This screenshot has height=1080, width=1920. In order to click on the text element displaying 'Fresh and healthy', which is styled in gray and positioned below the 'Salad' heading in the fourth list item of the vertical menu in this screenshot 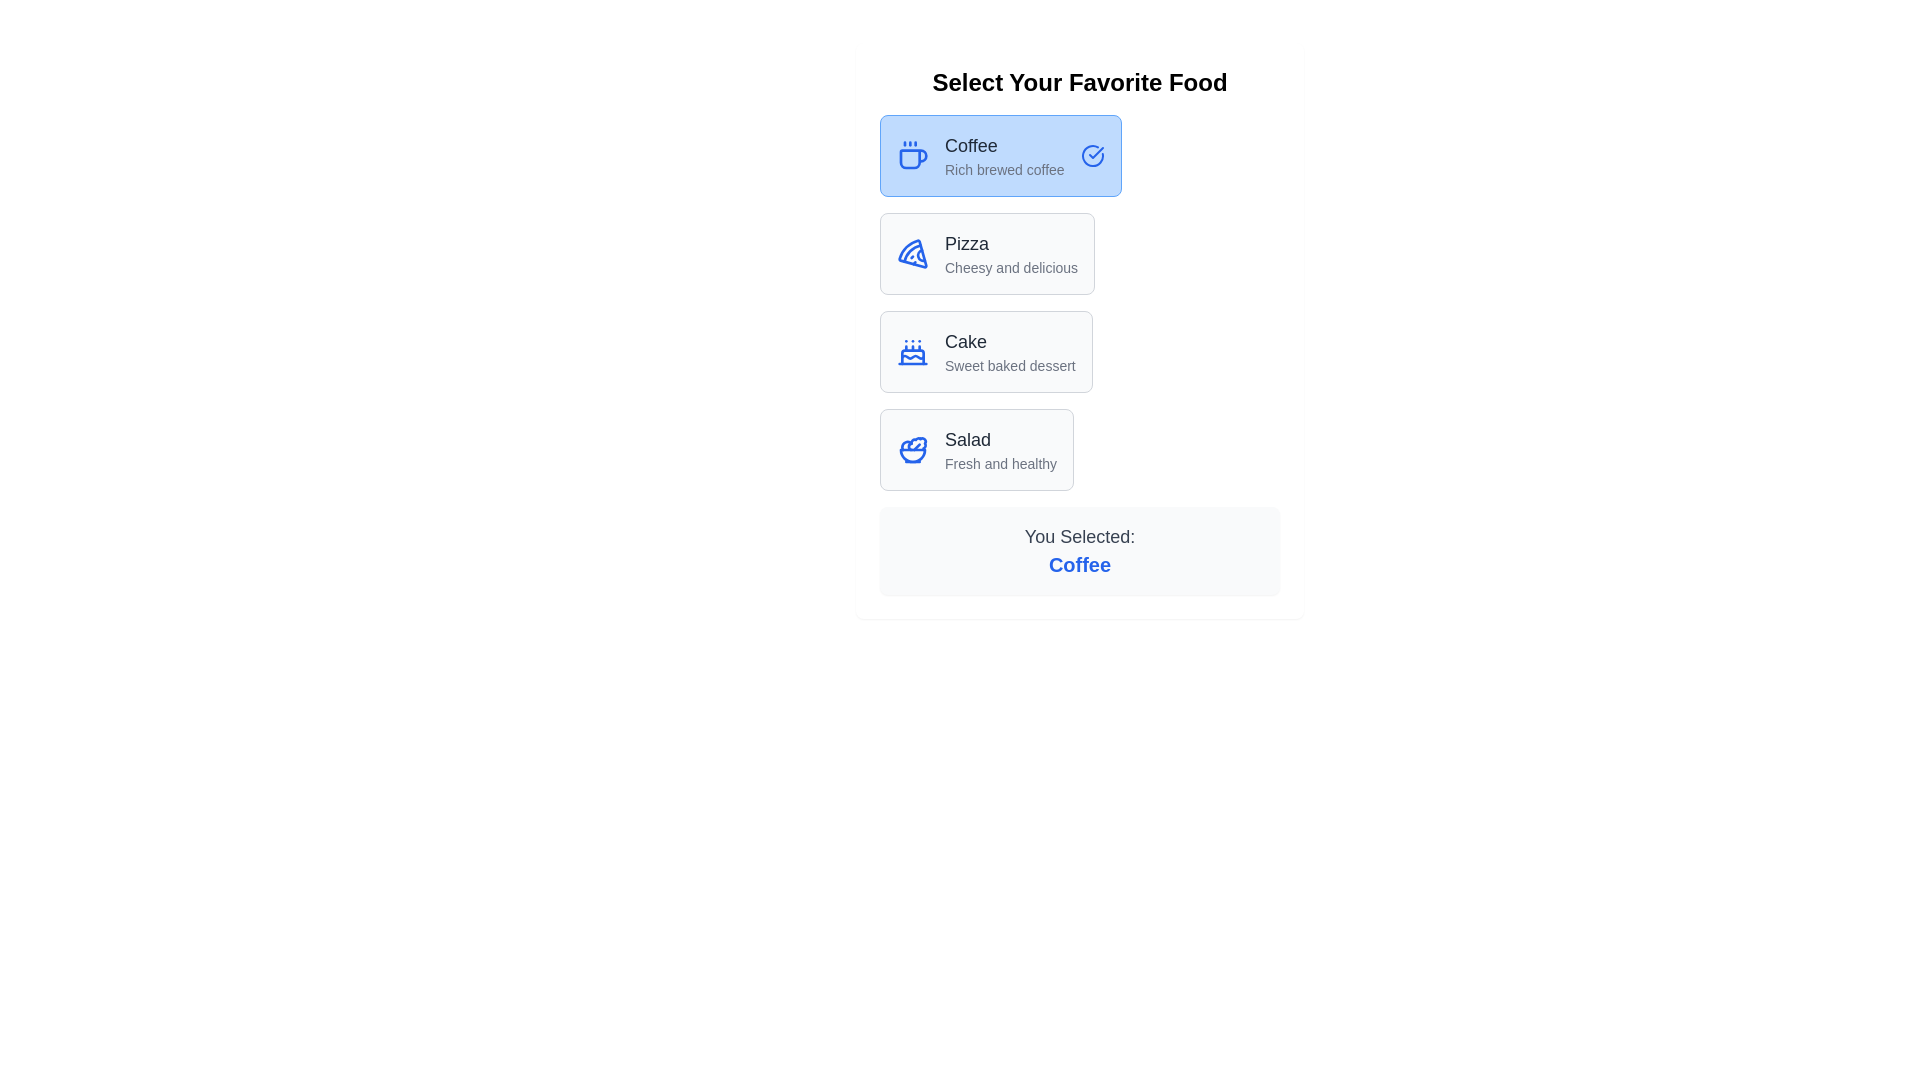, I will do `click(1001, 463)`.